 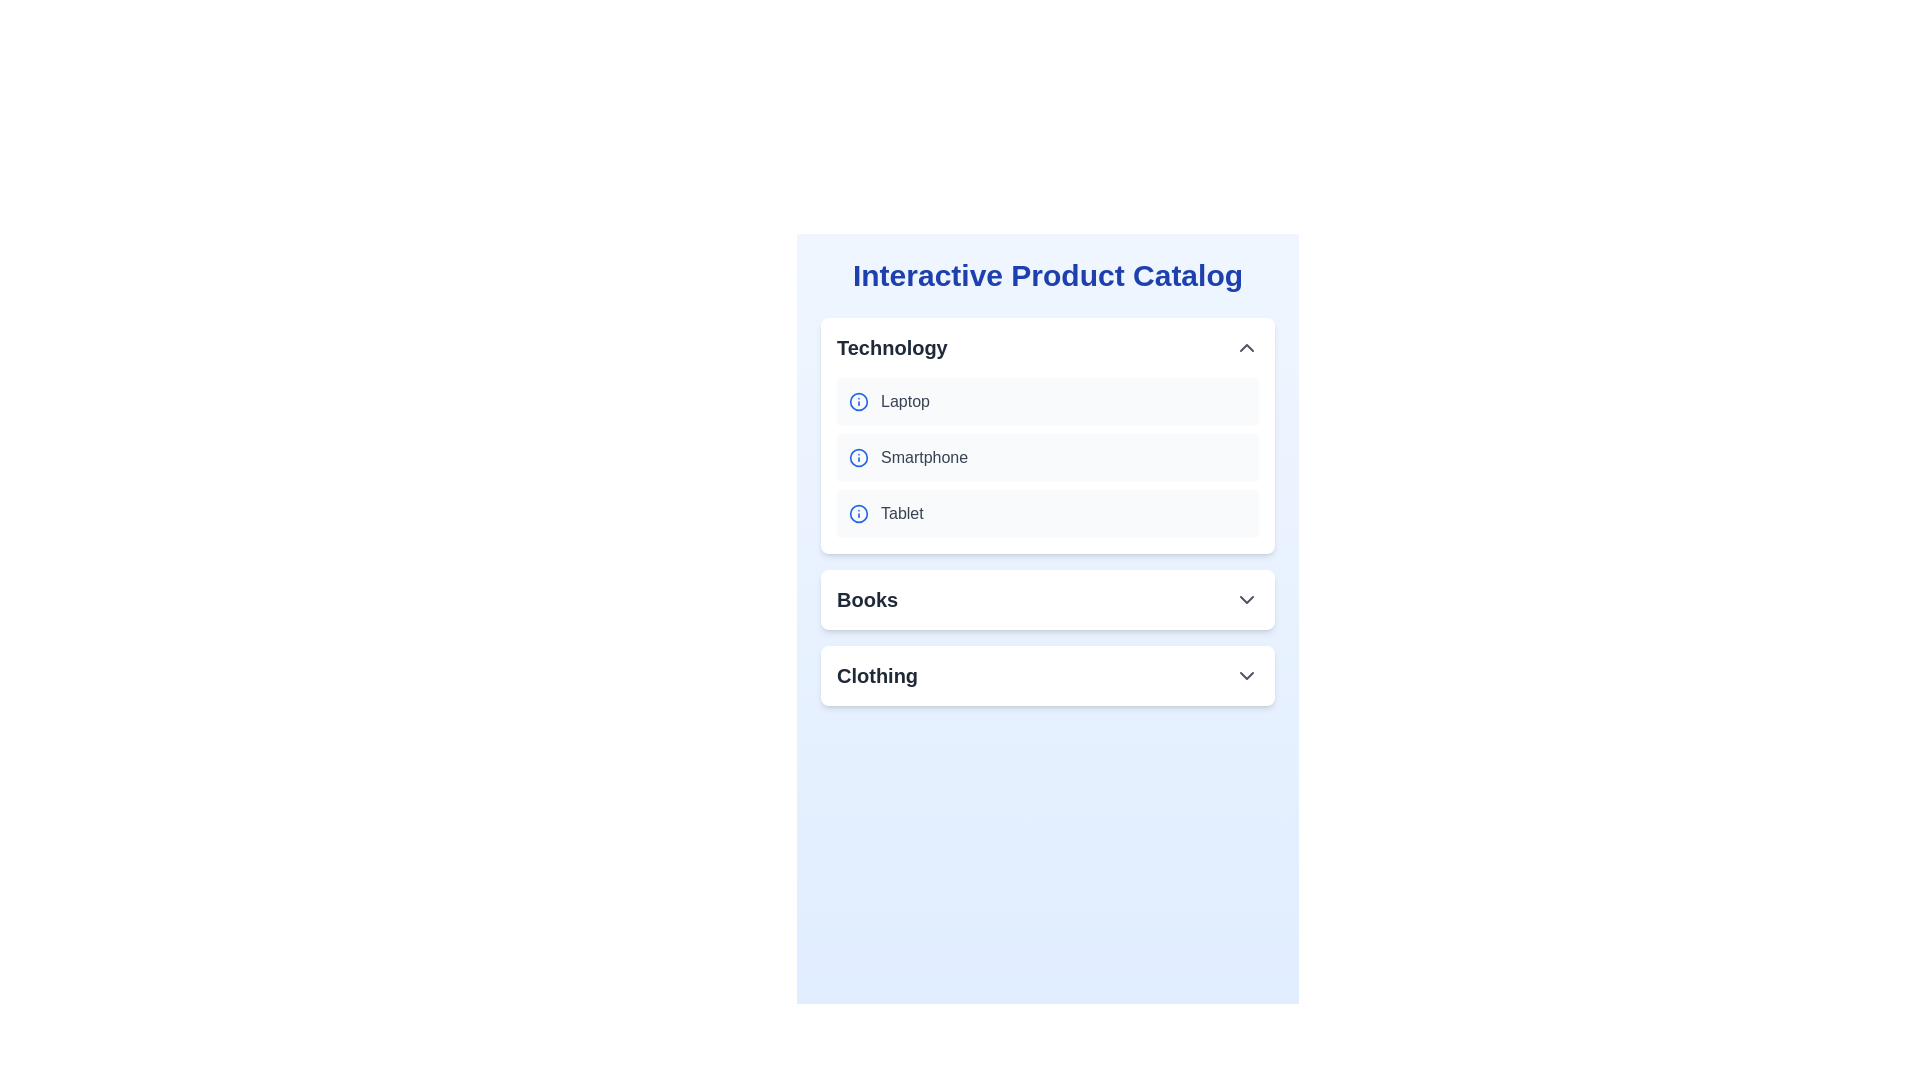 I want to click on the 'Clothing' category label within the dropdown menu labeled 'Books', so click(x=877, y=675).